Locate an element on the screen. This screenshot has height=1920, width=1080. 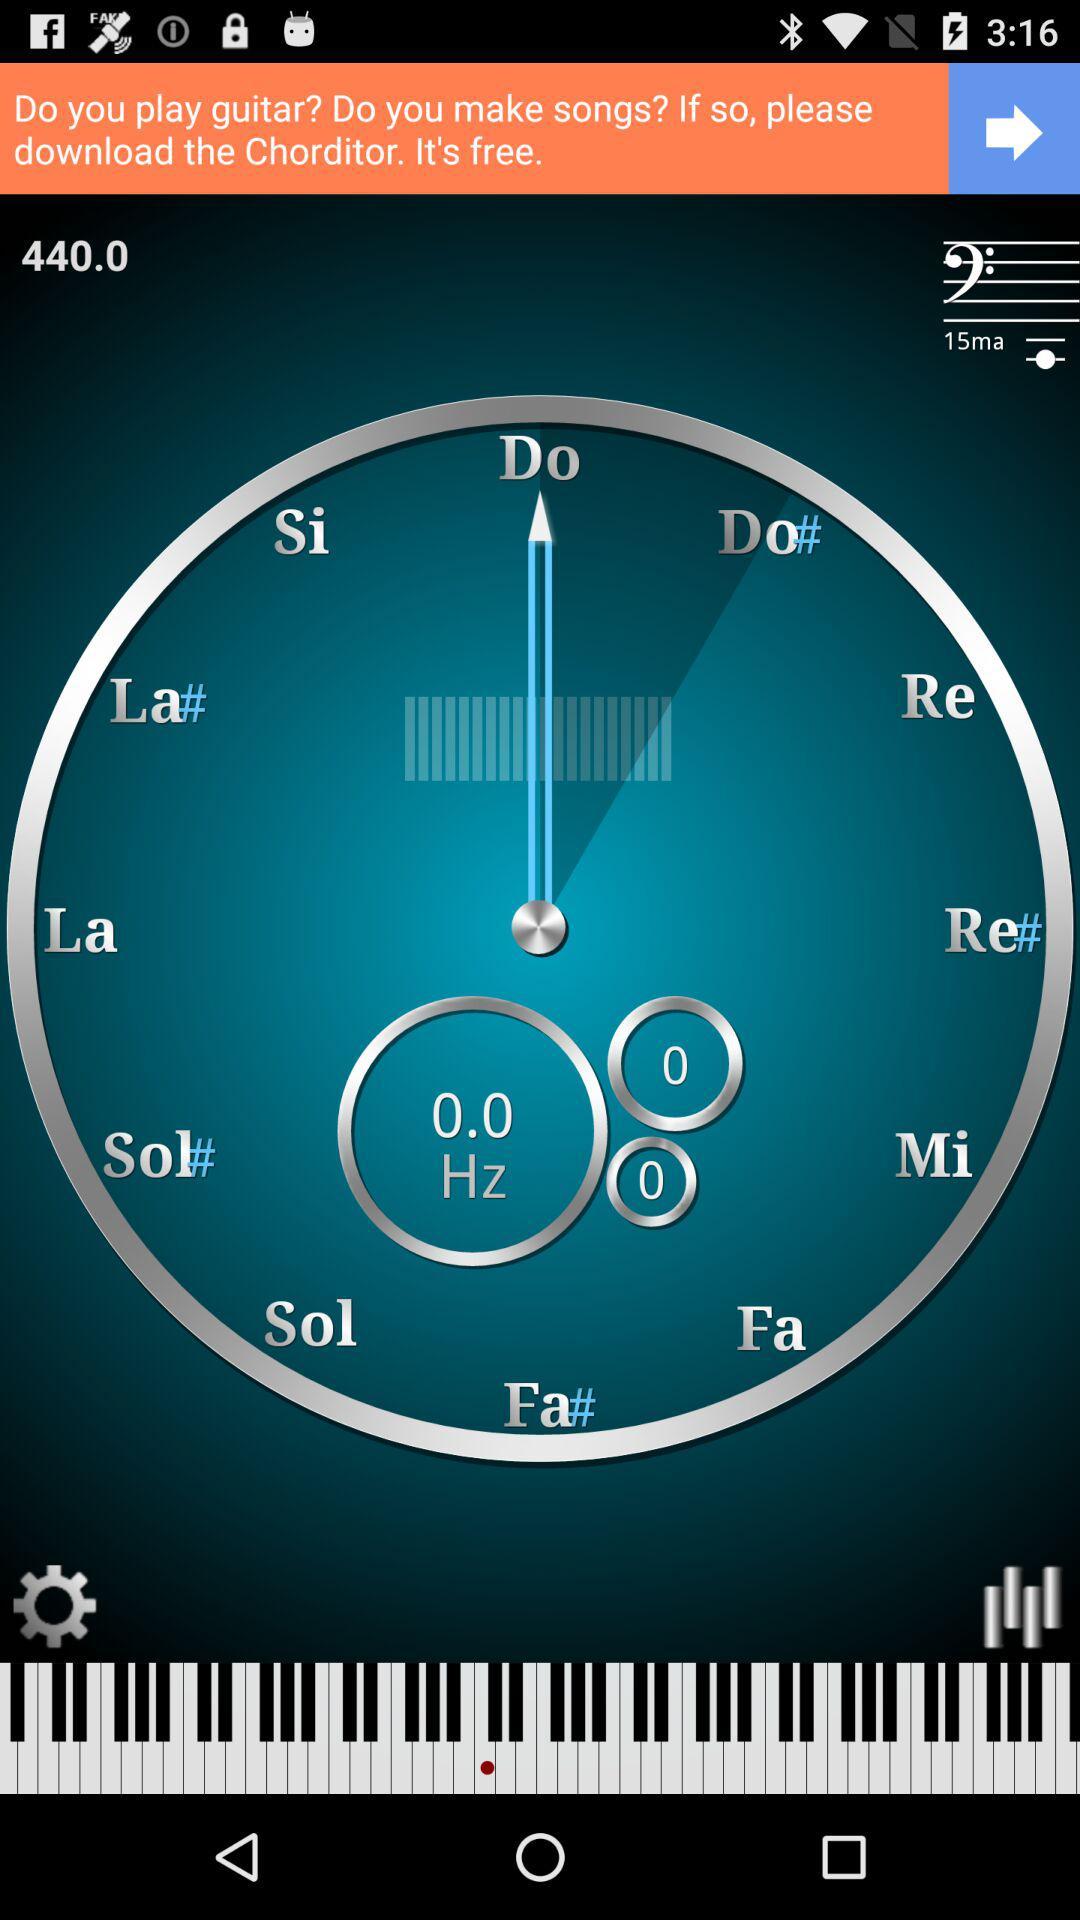
the app next to 440.0 item is located at coordinates (1011, 280).